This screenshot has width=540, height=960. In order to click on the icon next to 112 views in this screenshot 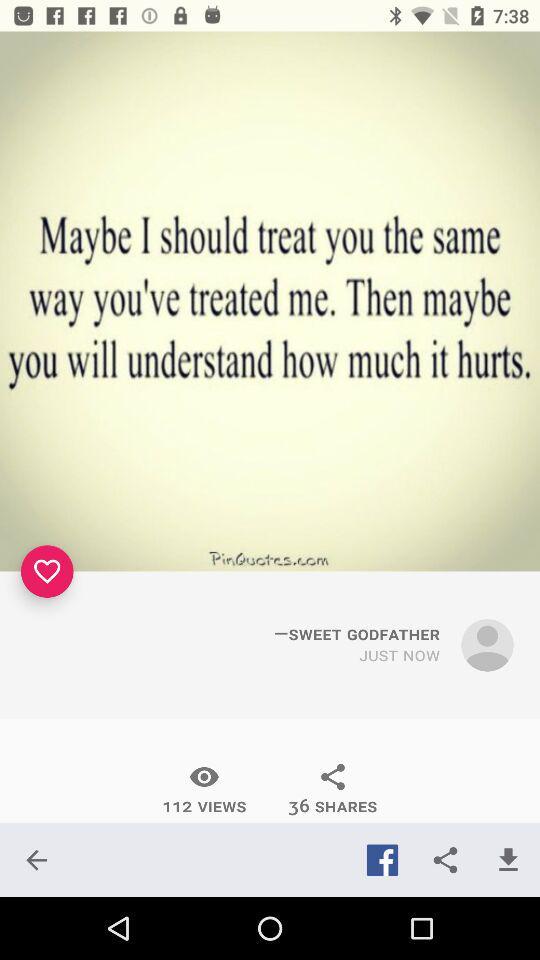, I will do `click(36, 859)`.